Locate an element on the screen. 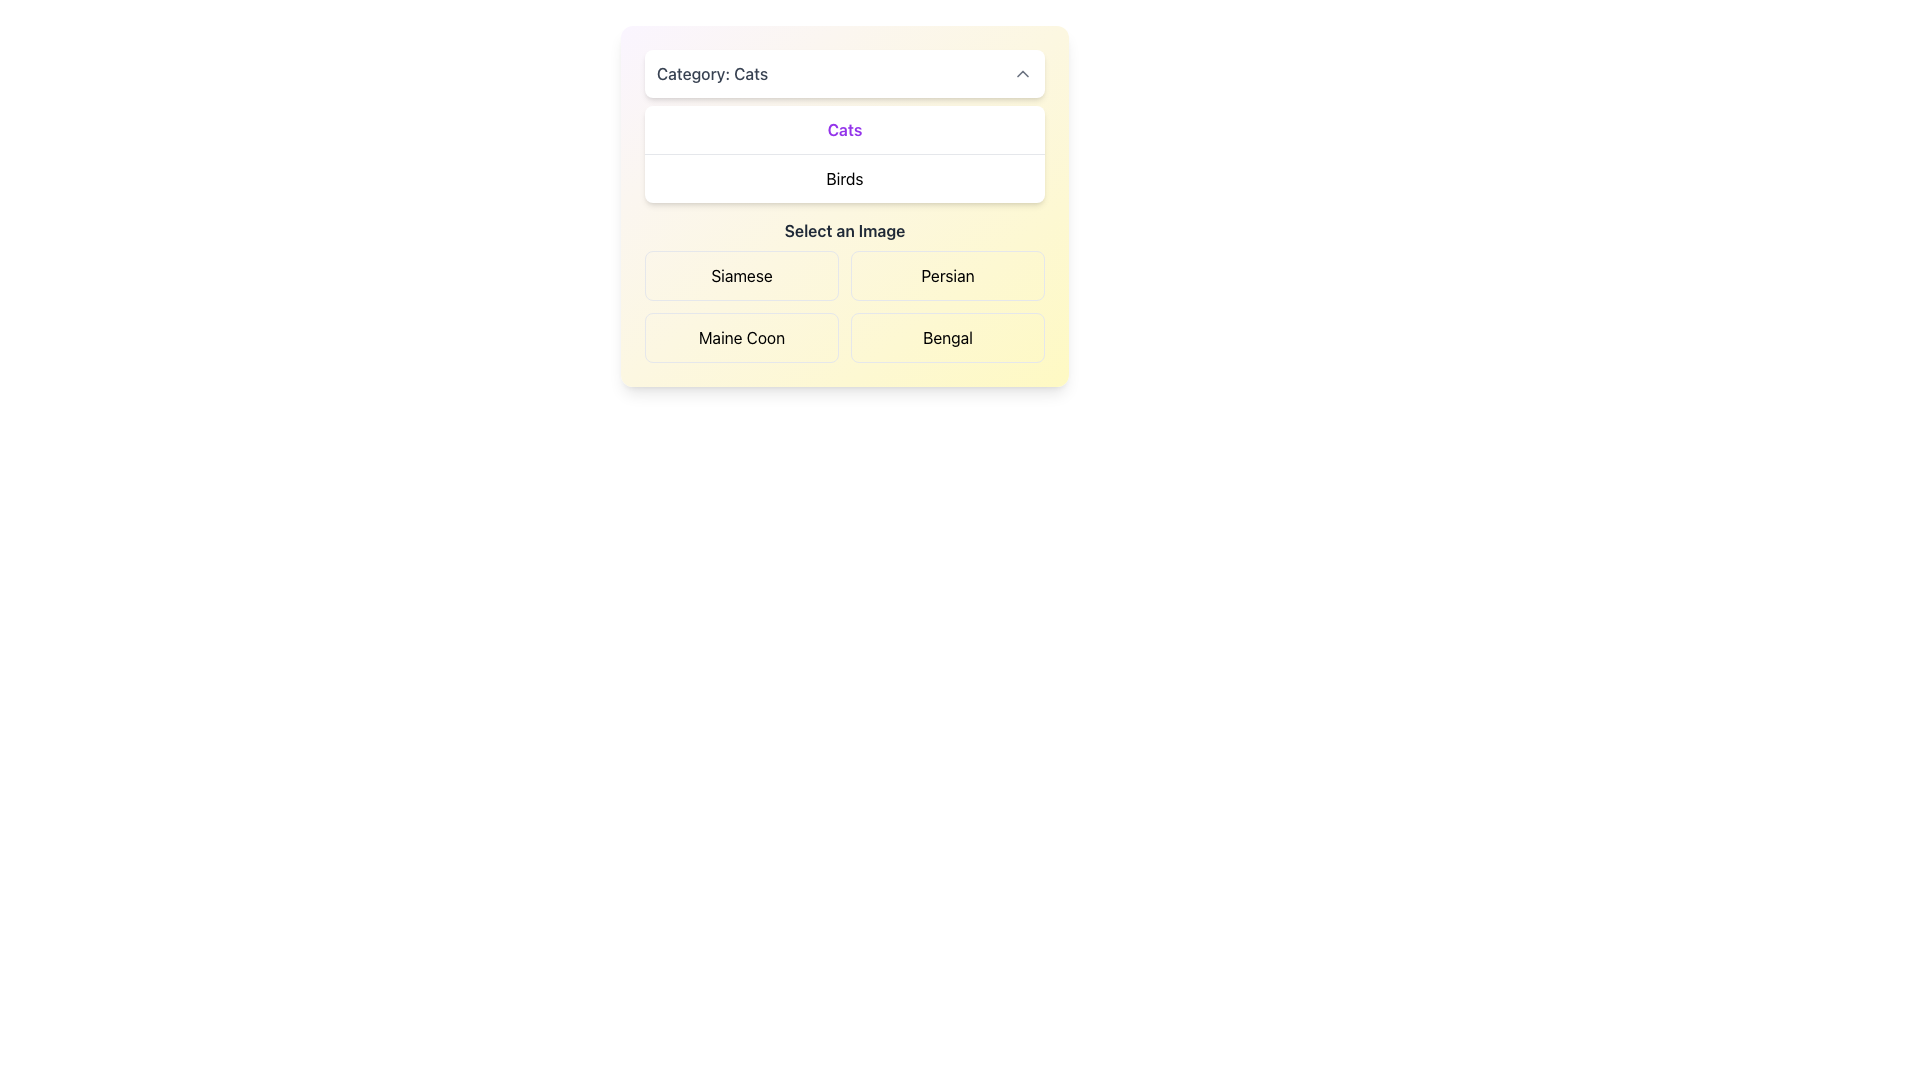  the text label displaying 'Category: Cats' within the dropdown menu interface is located at coordinates (712, 72).